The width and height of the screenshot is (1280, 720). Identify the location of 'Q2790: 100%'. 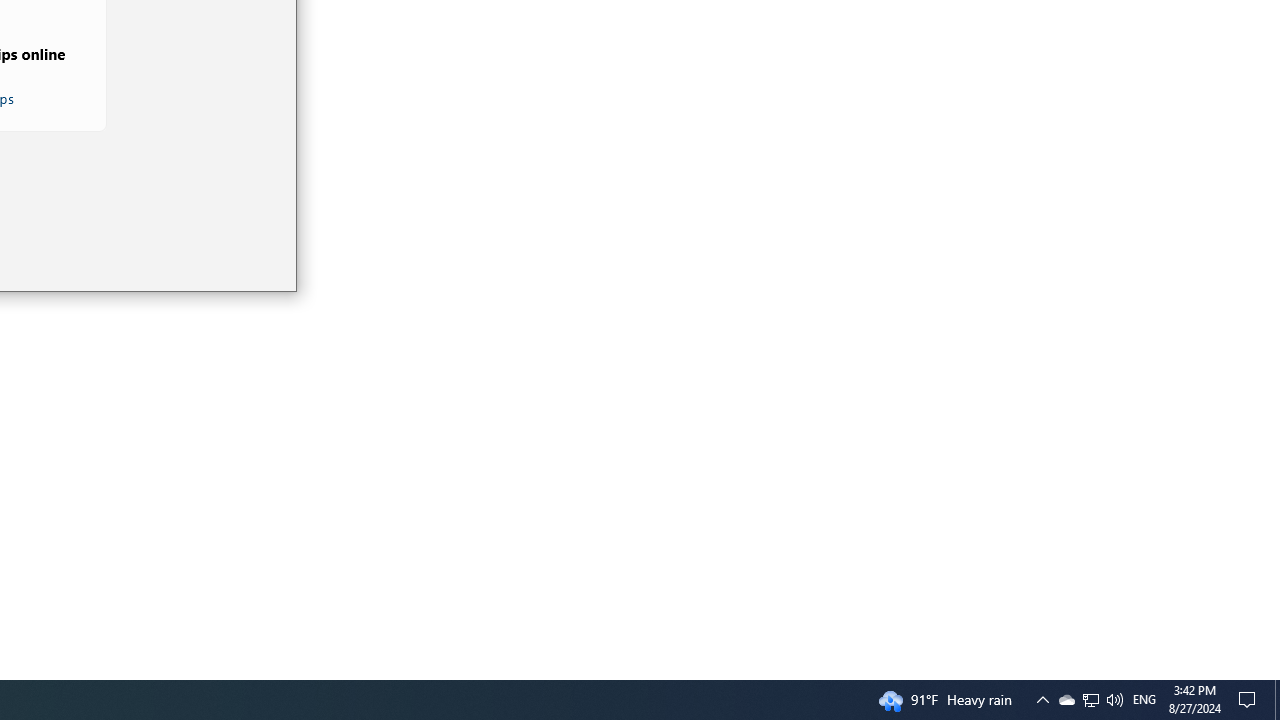
(1089, 698).